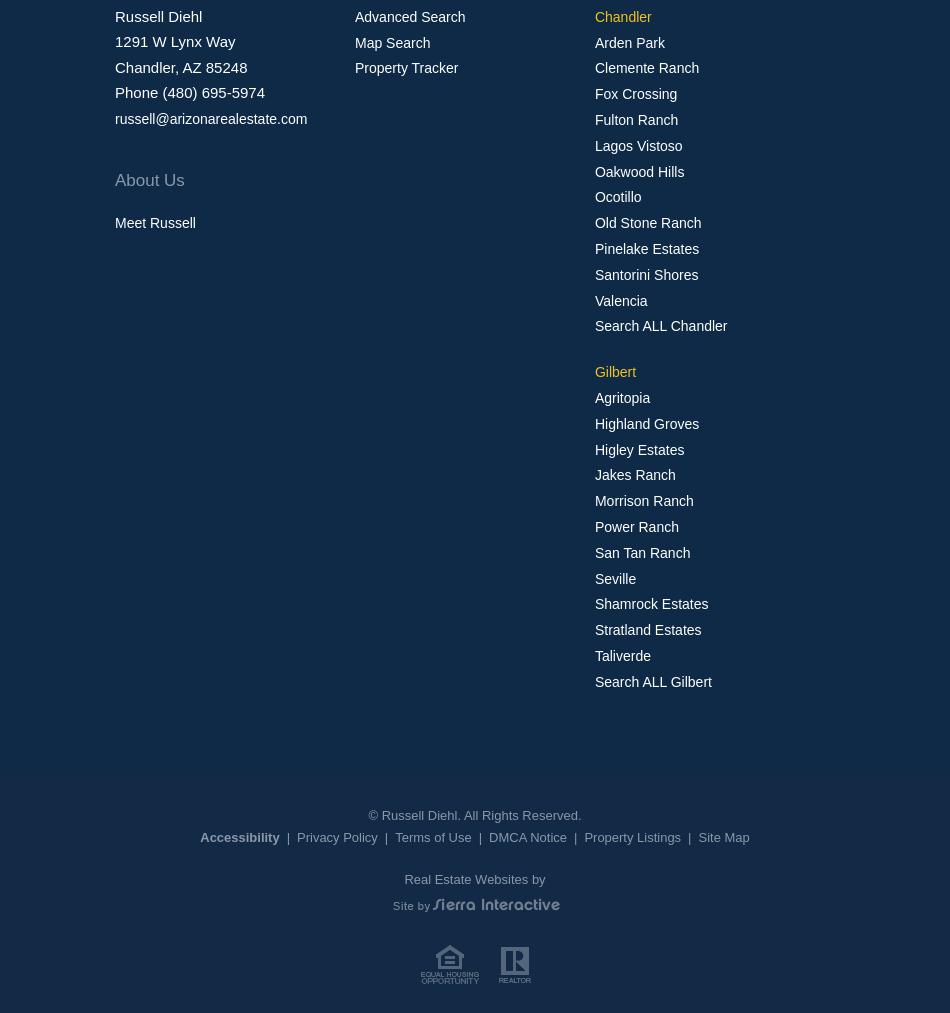 The image size is (950, 1013). I want to click on 'Site Map', so click(722, 835).